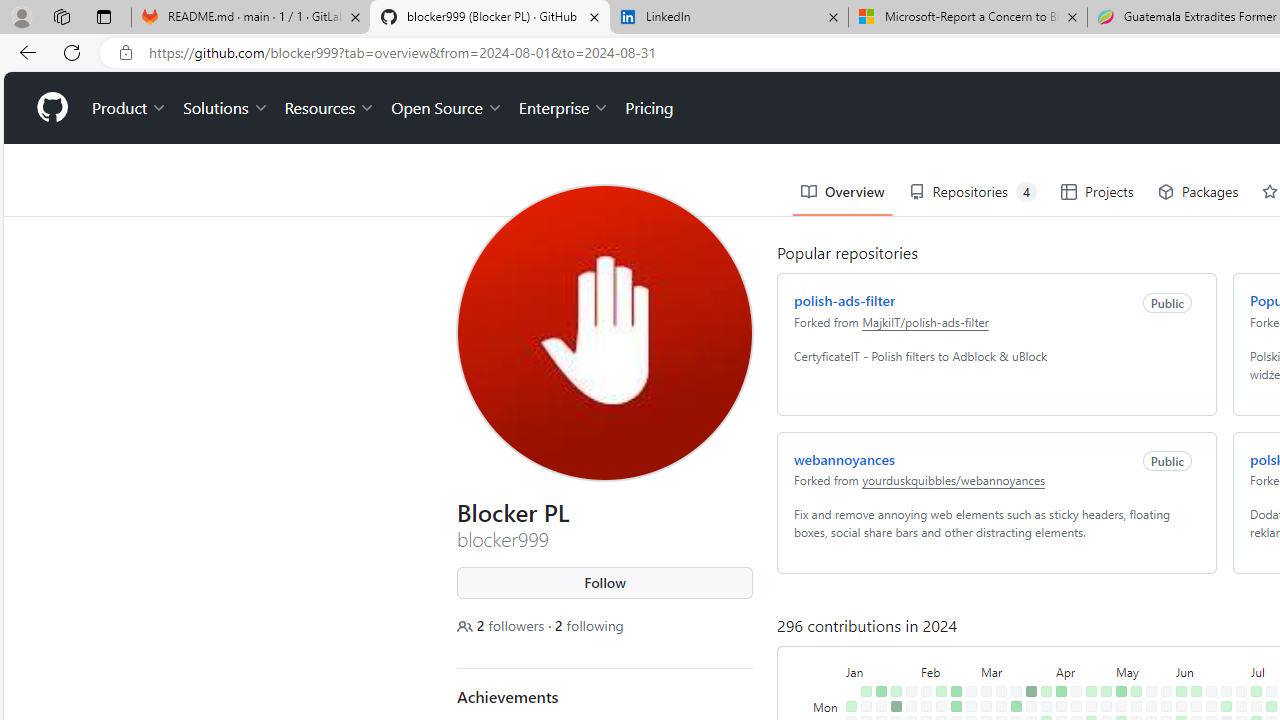 The image size is (1280, 720). Describe the element at coordinates (952, 480) in the screenshot. I see `'yourduskquibbles/webannoyances'` at that location.